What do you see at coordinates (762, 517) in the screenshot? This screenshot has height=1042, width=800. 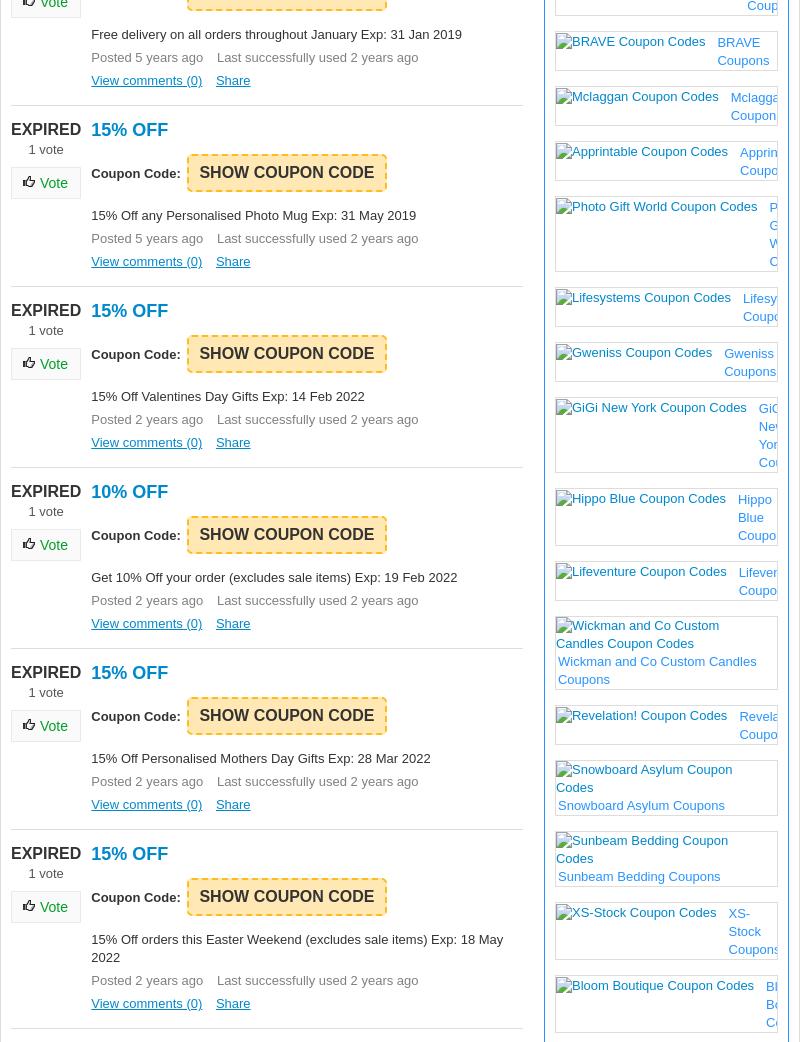 I see `'Hippo Blue Coupons'` at bounding box center [762, 517].